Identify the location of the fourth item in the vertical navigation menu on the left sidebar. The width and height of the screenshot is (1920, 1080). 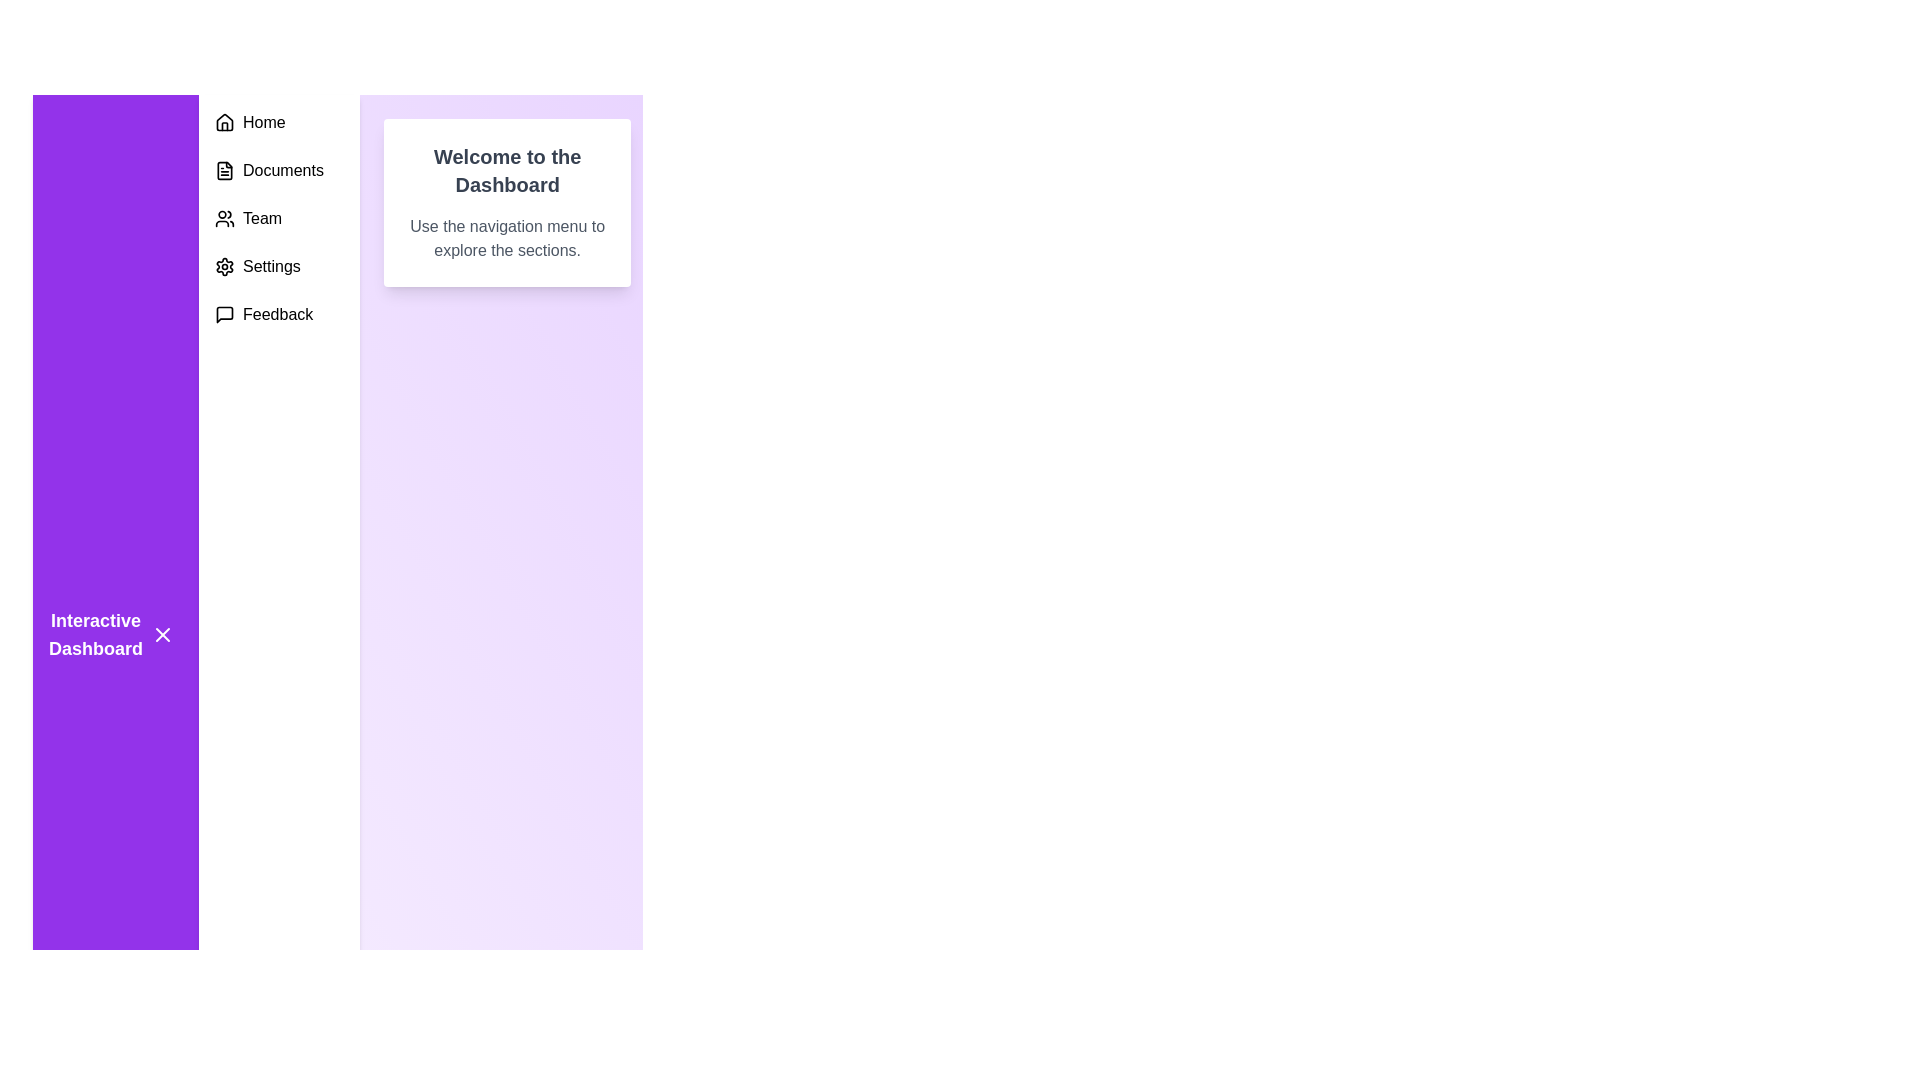
(278, 265).